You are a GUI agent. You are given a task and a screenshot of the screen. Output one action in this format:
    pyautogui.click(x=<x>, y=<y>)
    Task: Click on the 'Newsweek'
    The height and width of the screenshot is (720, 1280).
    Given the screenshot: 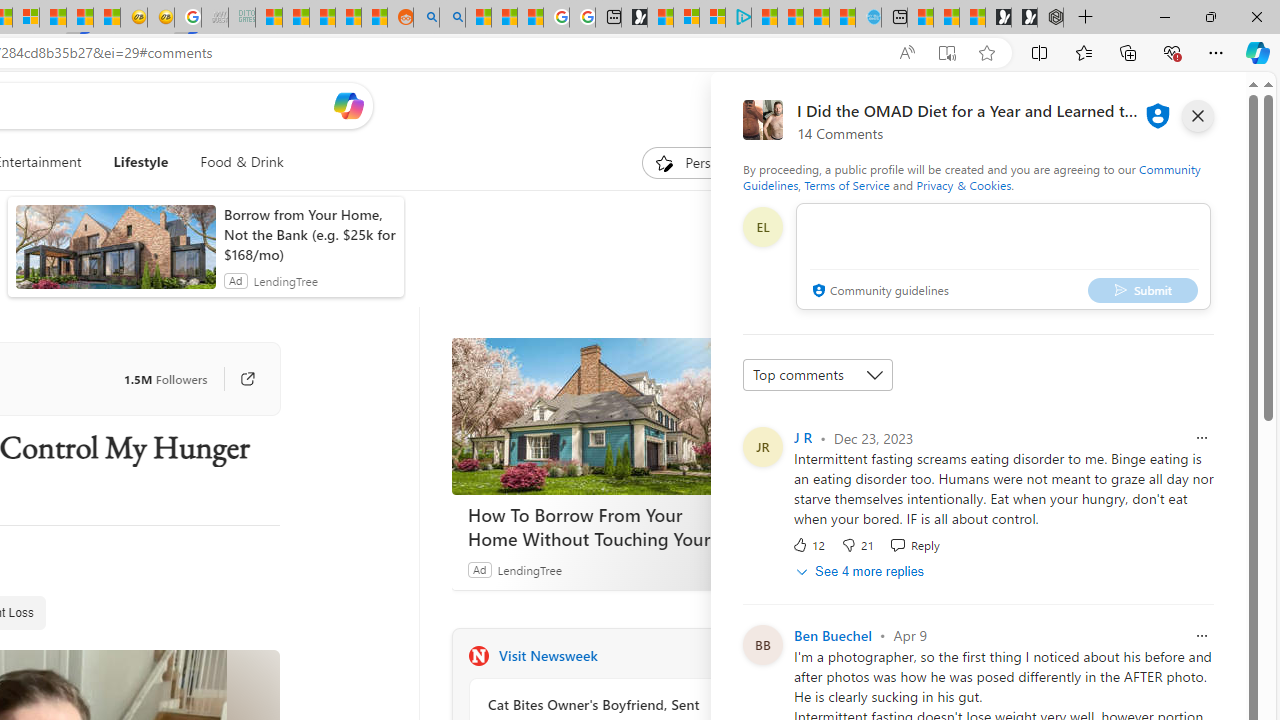 What is the action you would take?
    pyautogui.click(x=477, y=655)
    